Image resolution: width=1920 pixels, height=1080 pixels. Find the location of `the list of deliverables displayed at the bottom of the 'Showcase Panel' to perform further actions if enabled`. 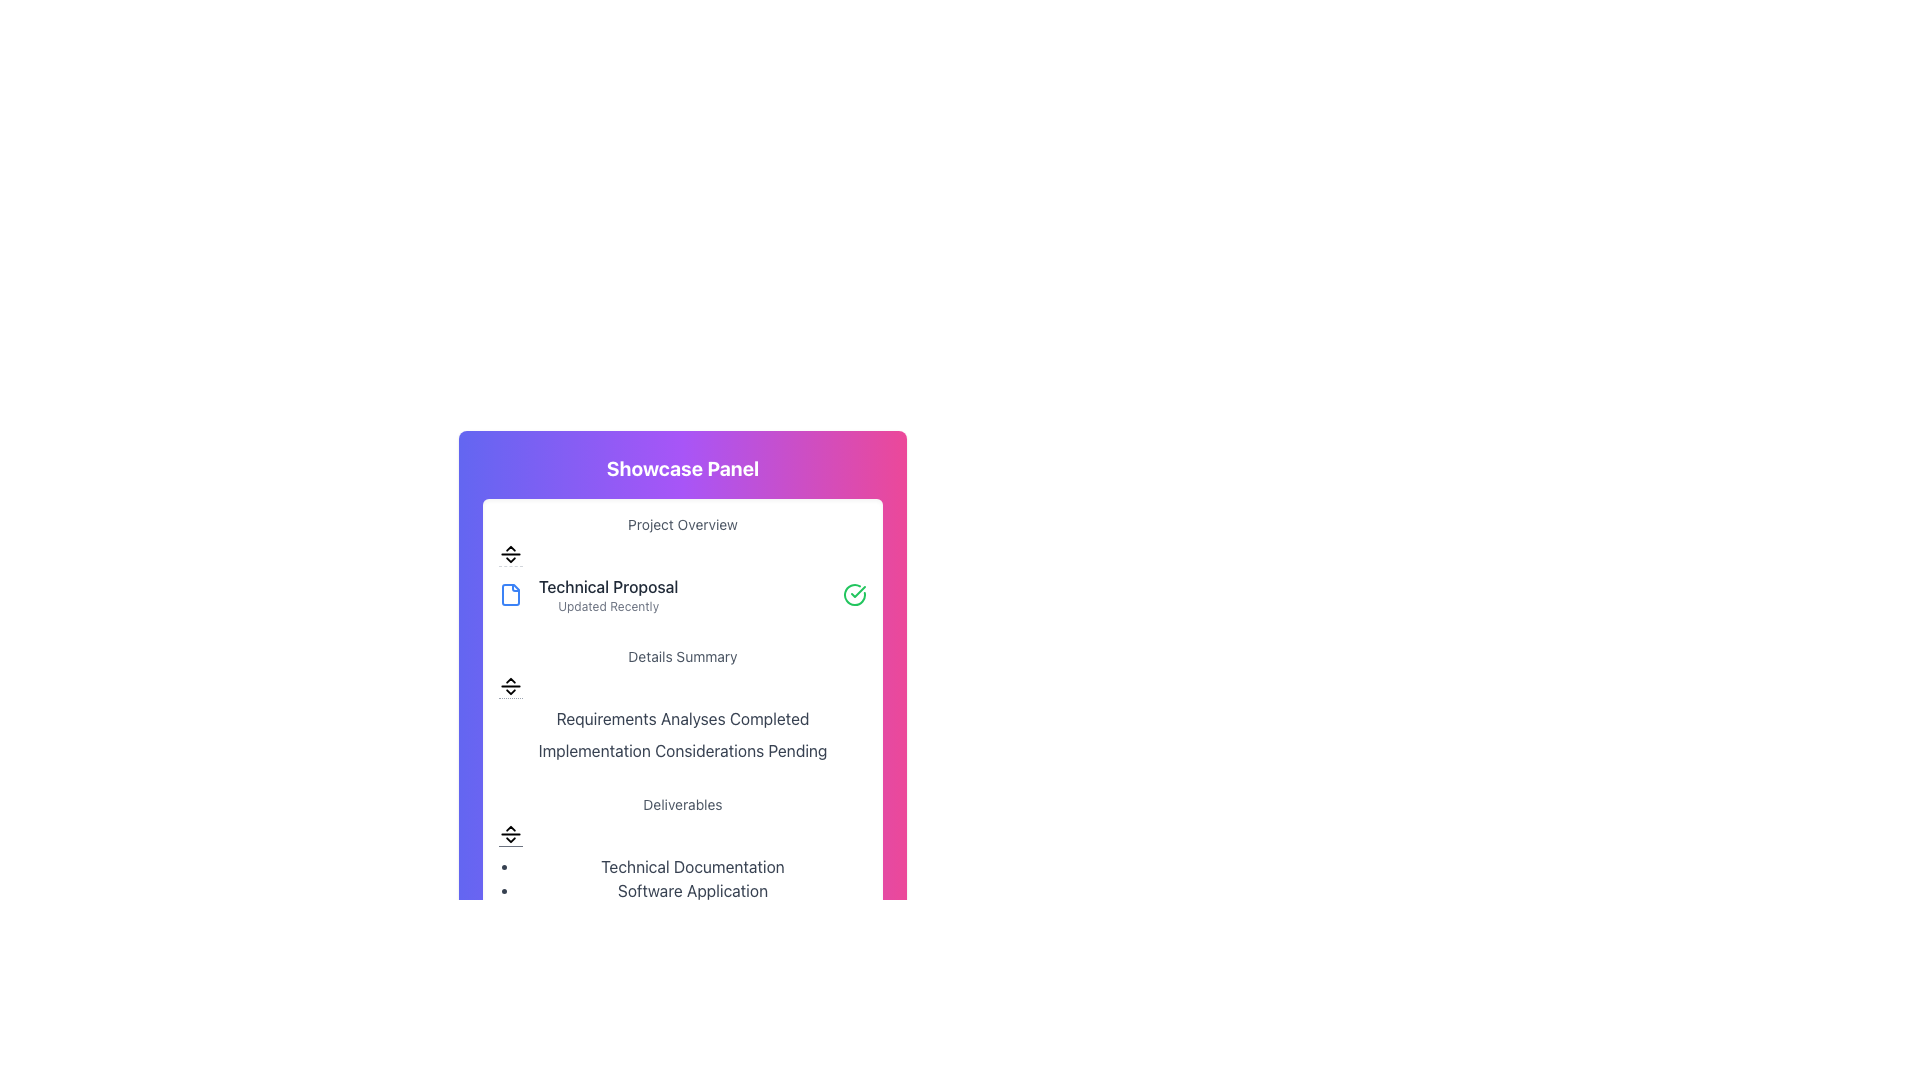

the list of deliverables displayed at the bottom of the 'Showcase Panel' to perform further actions if enabled is located at coordinates (682, 859).